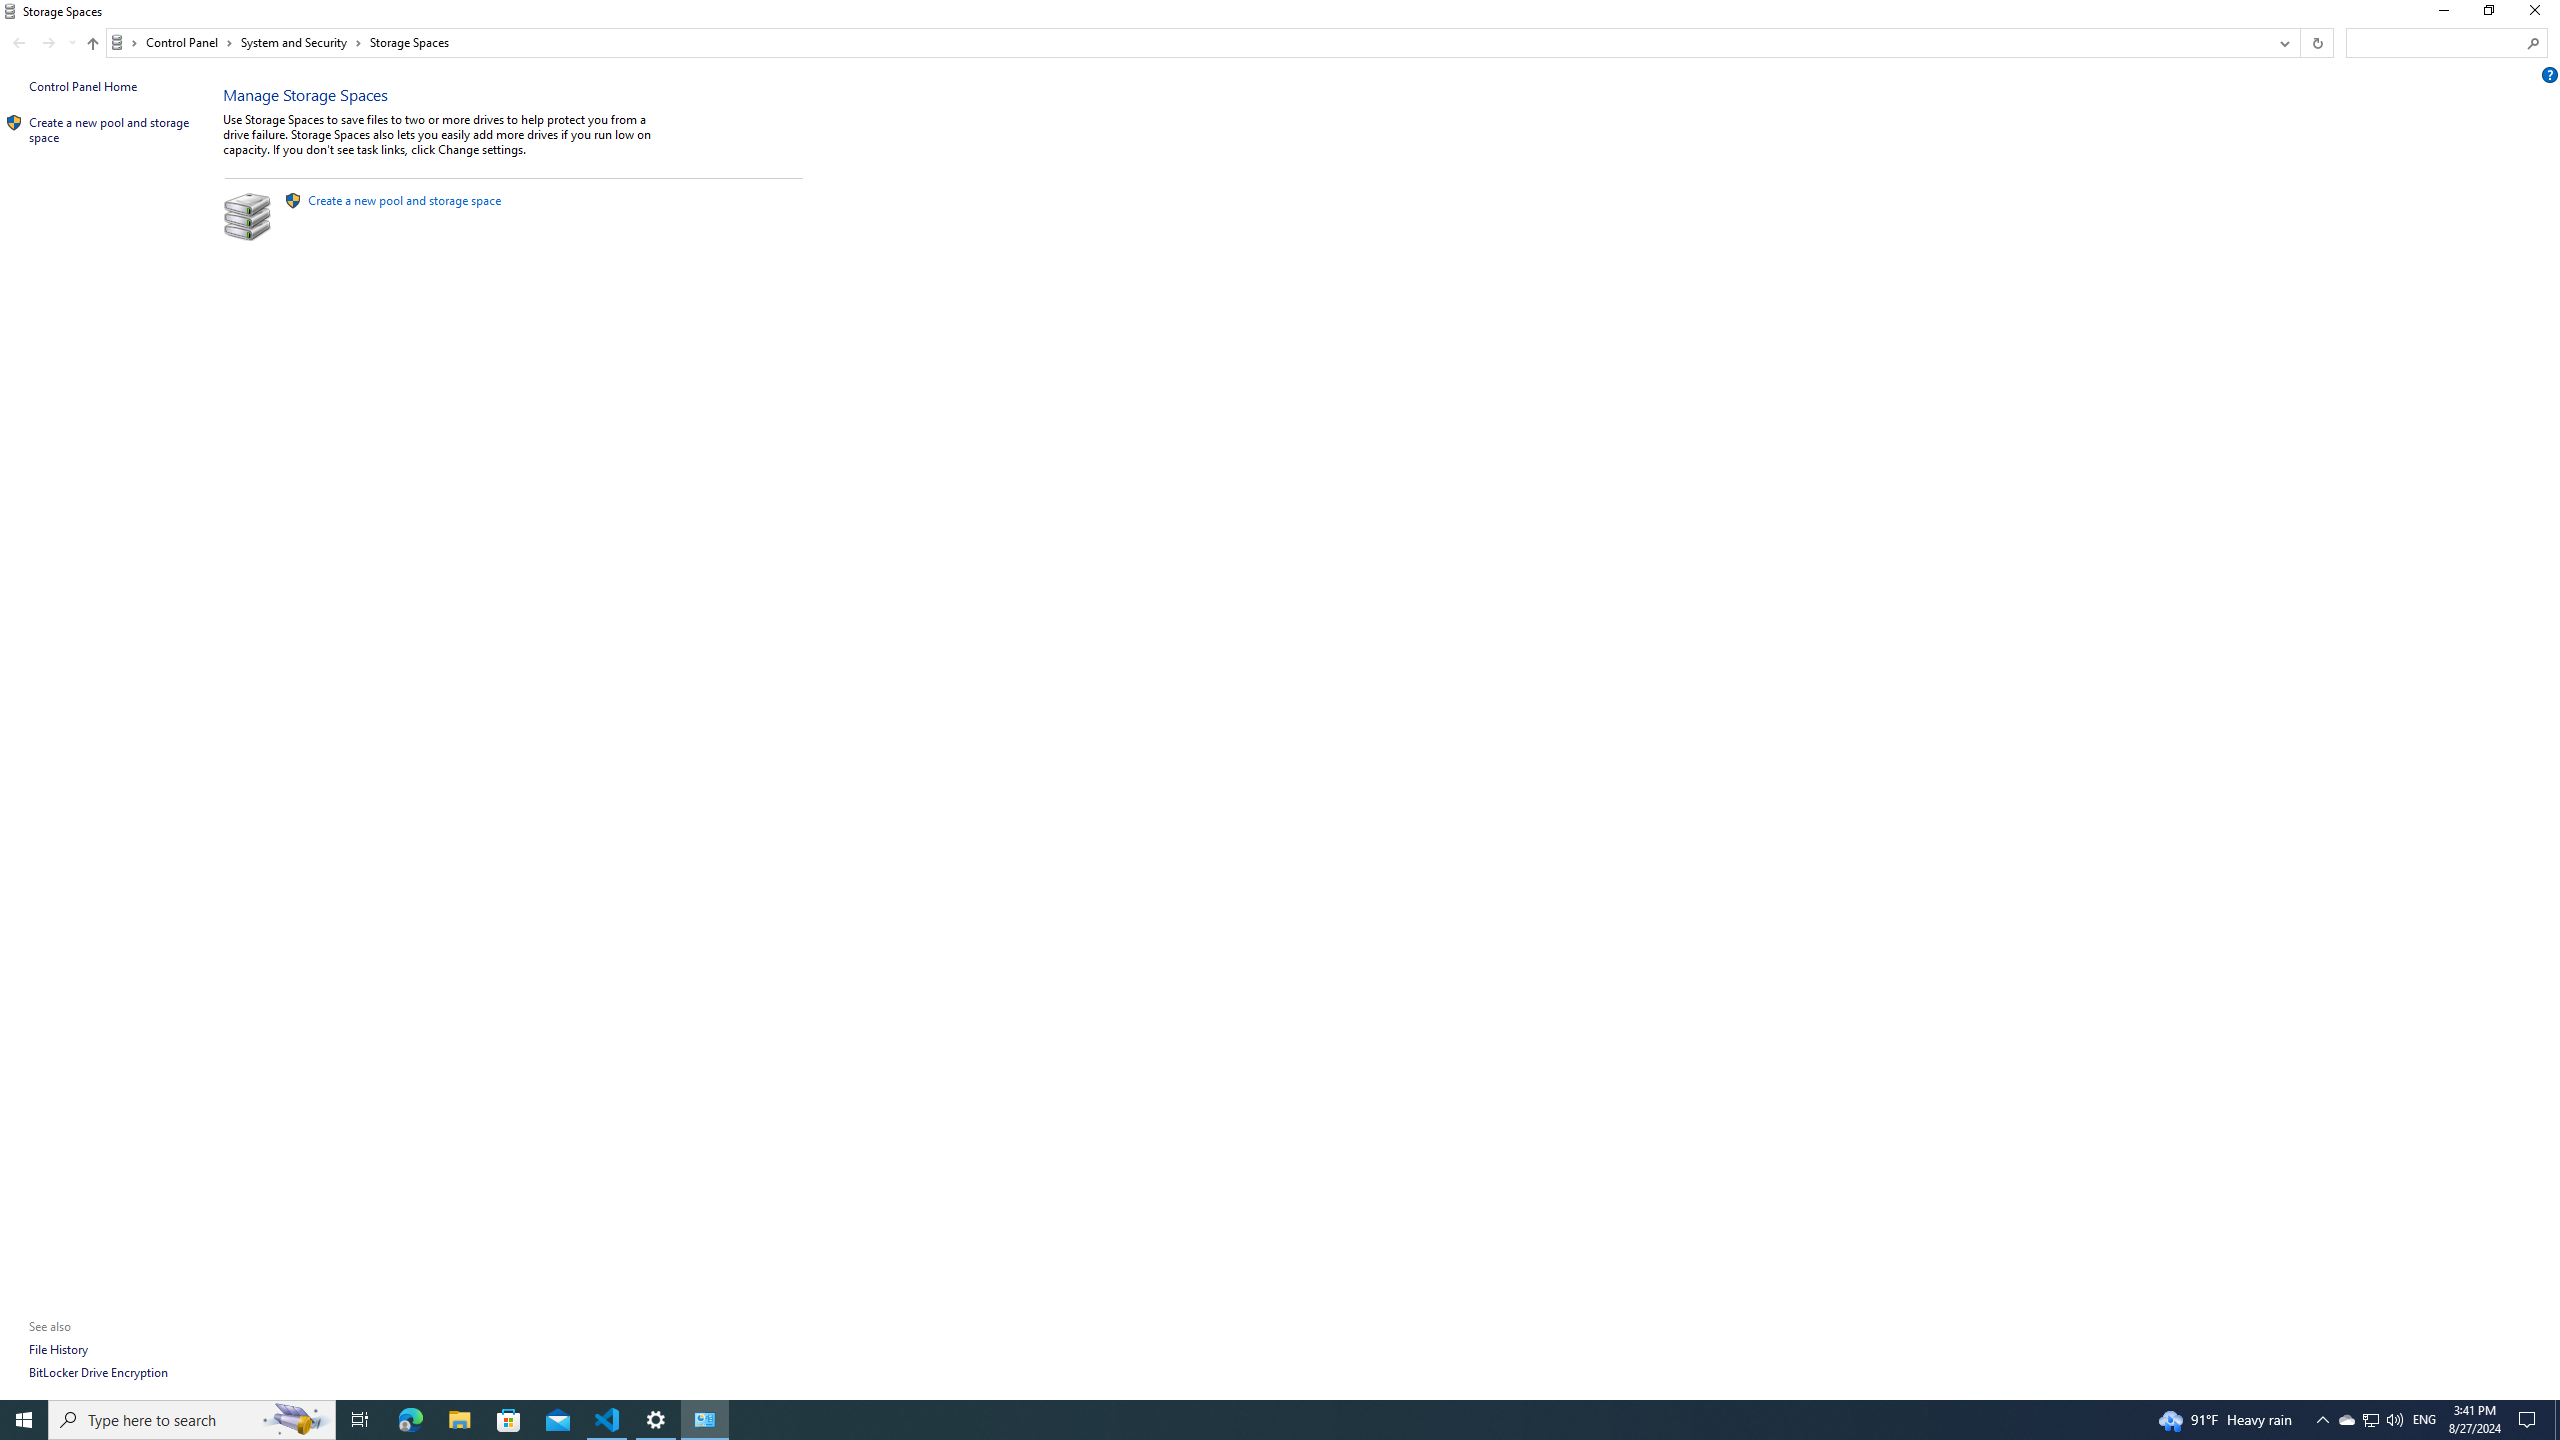  Describe the element at coordinates (42, 42) in the screenshot. I see `'Navigation buttons'` at that location.